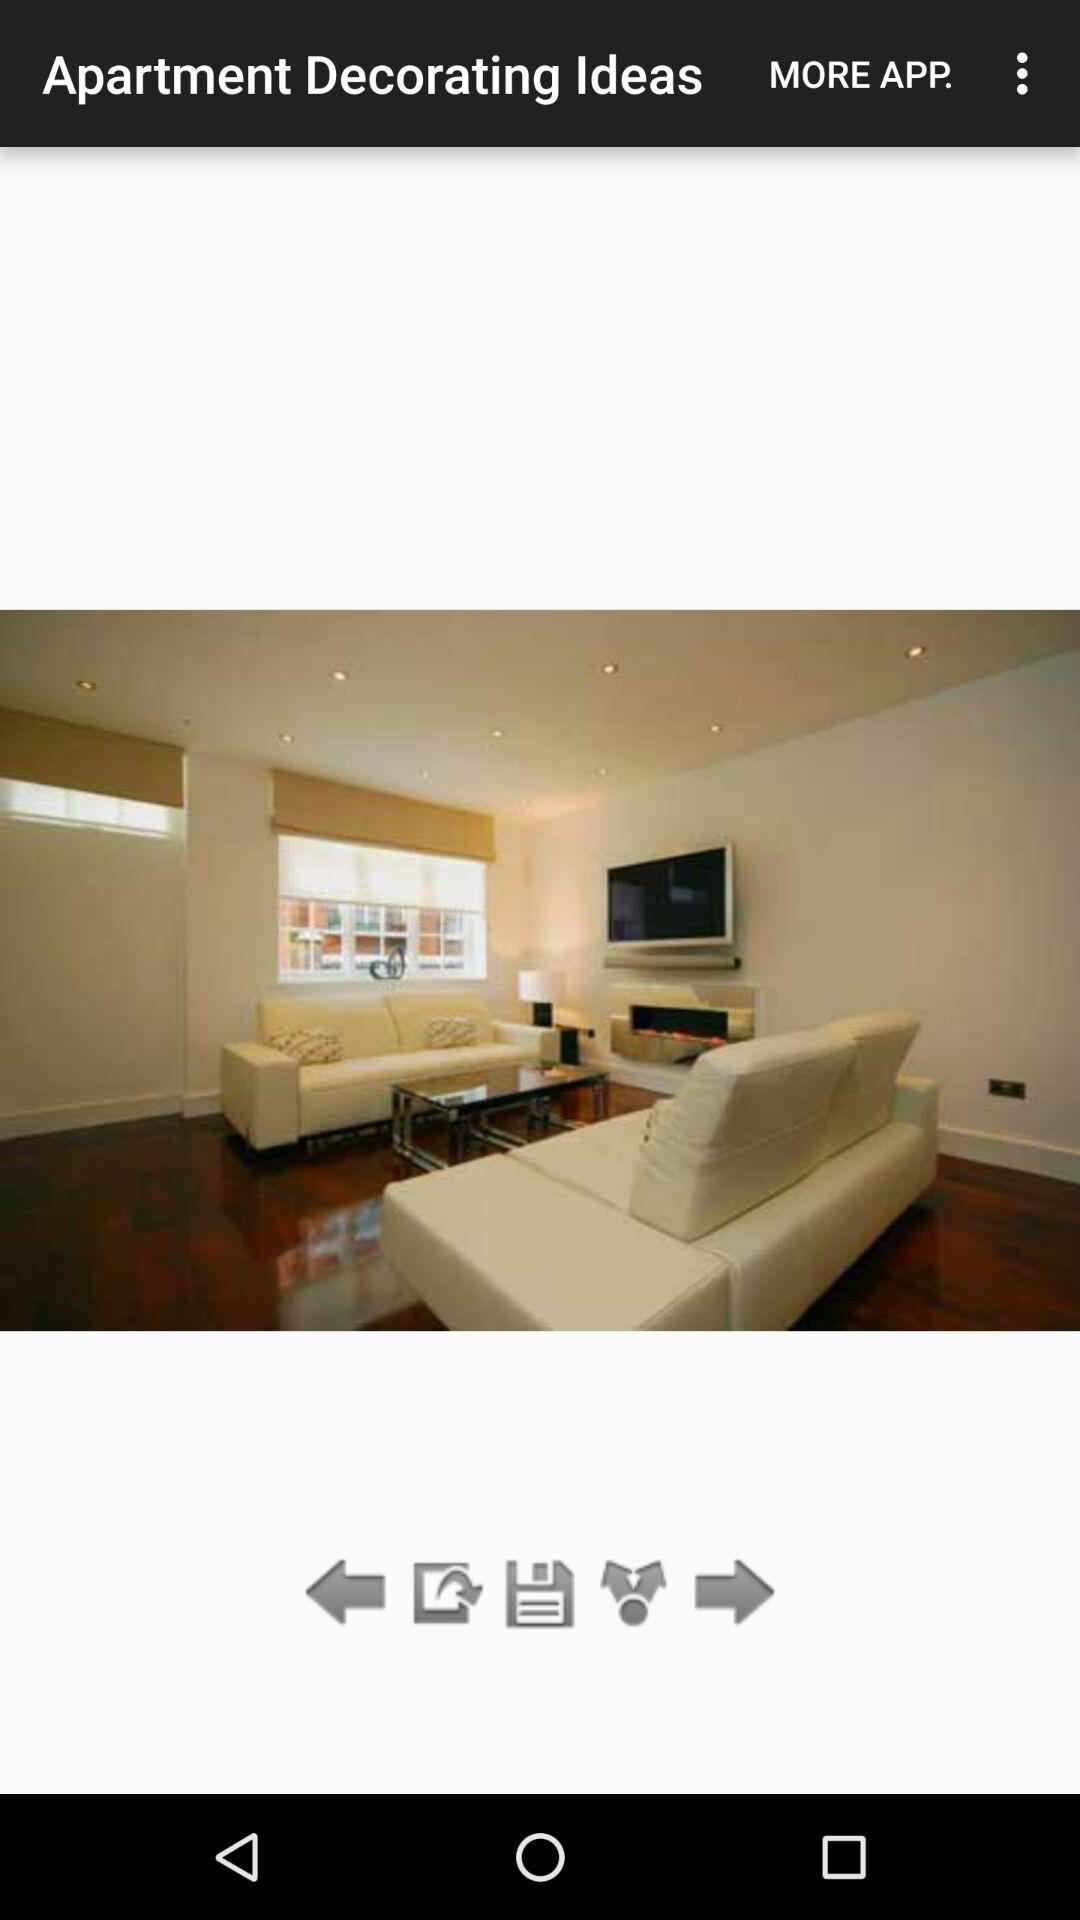  I want to click on icon to the right of more app. icon, so click(1027, 73).